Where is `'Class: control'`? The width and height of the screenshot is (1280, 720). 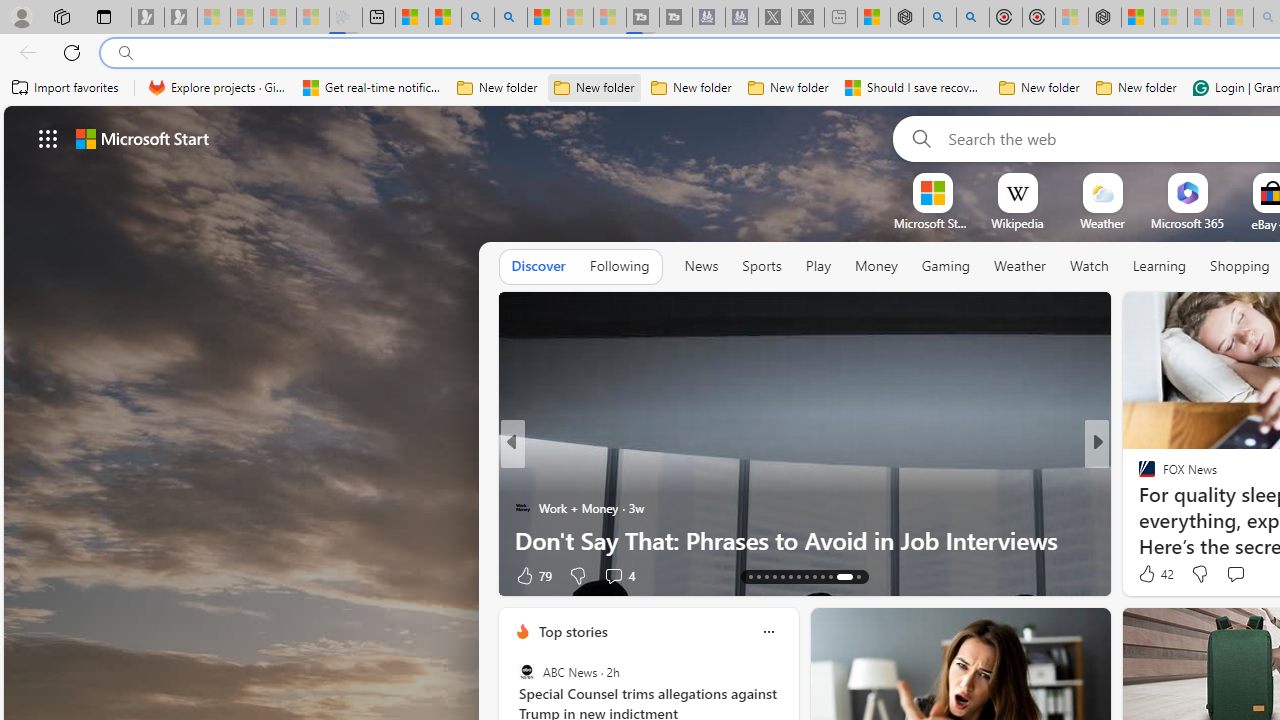 'Class: control' is located at coordinates (48, 137).